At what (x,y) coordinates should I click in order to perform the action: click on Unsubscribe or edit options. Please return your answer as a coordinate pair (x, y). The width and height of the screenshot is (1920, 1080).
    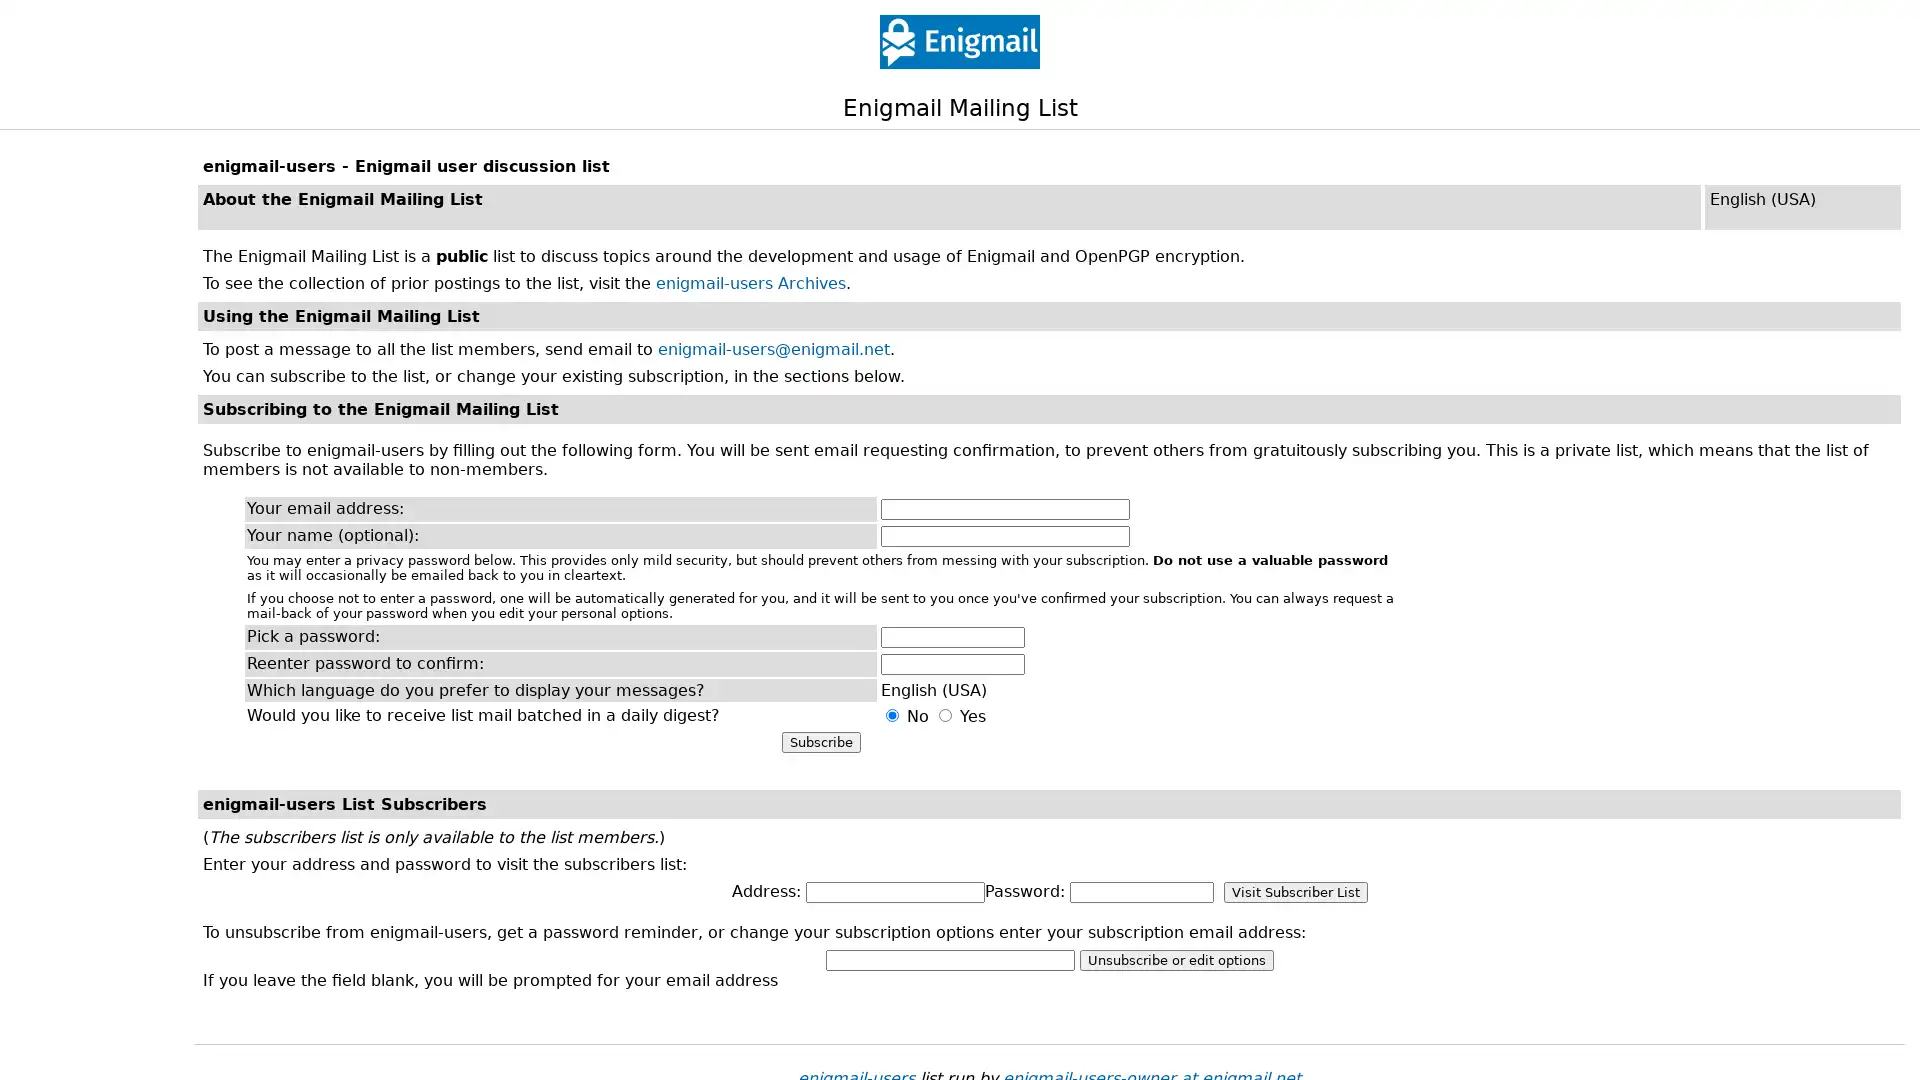
    Looking at the image, I should click on (1176, 959).